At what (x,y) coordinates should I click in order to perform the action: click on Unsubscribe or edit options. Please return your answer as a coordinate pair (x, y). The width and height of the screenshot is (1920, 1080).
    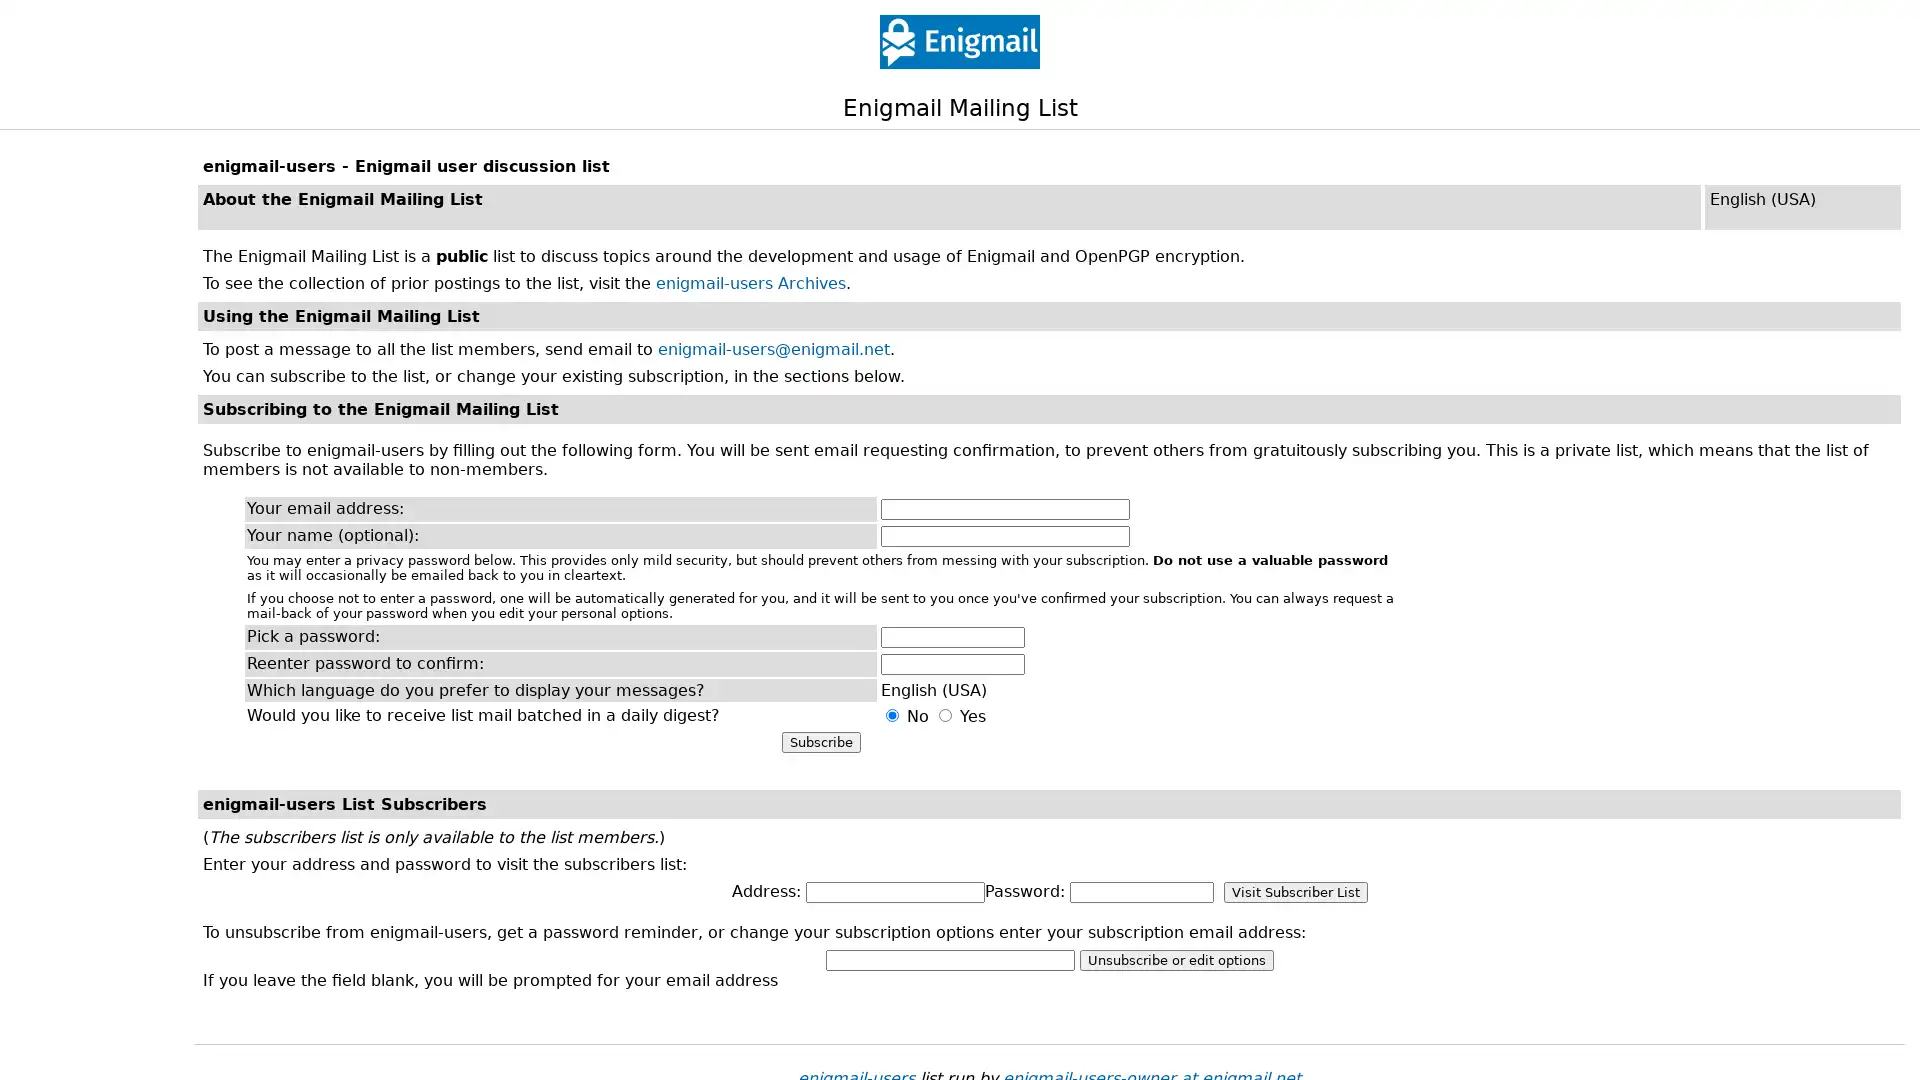
    Looking at the image, I should click on (1176, 959).